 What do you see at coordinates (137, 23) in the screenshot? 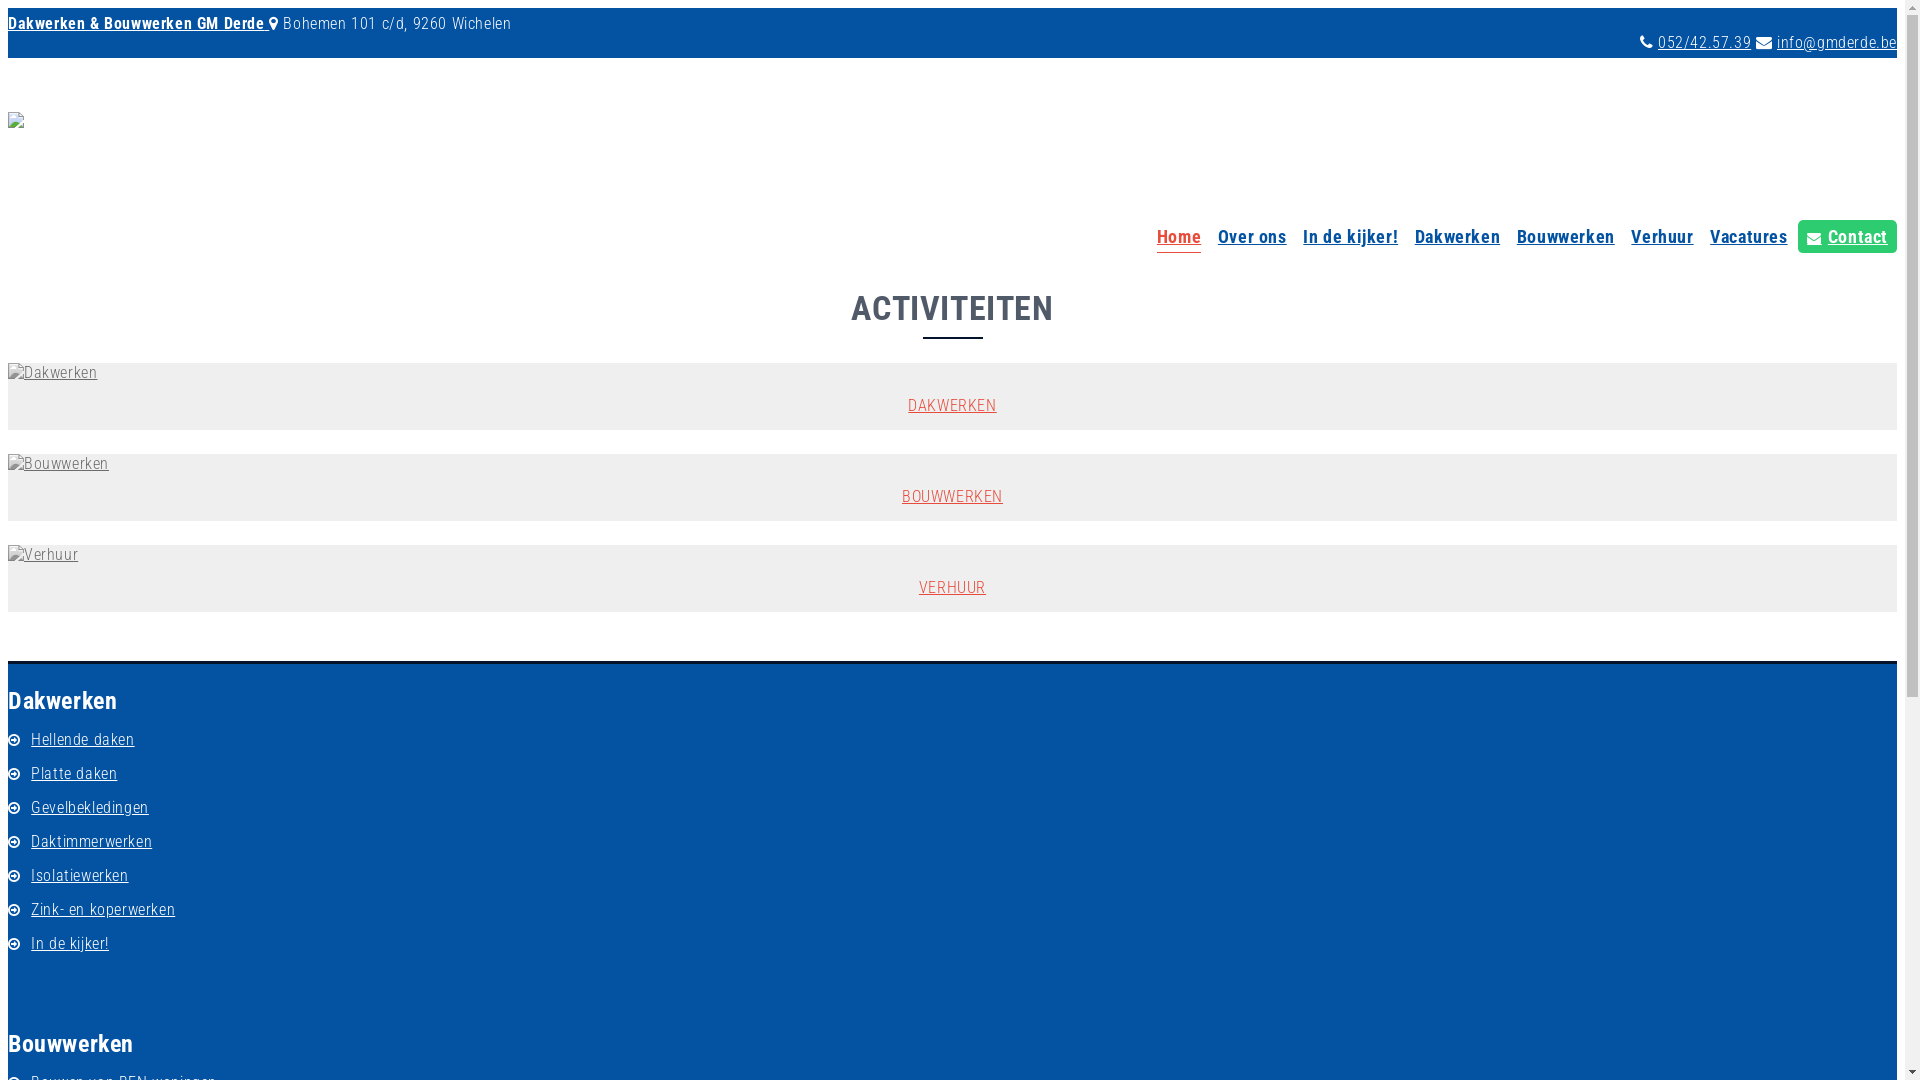
I see `'Dakwerken & Bouwwerken GM Derde'` at bounding box center [137, 23].